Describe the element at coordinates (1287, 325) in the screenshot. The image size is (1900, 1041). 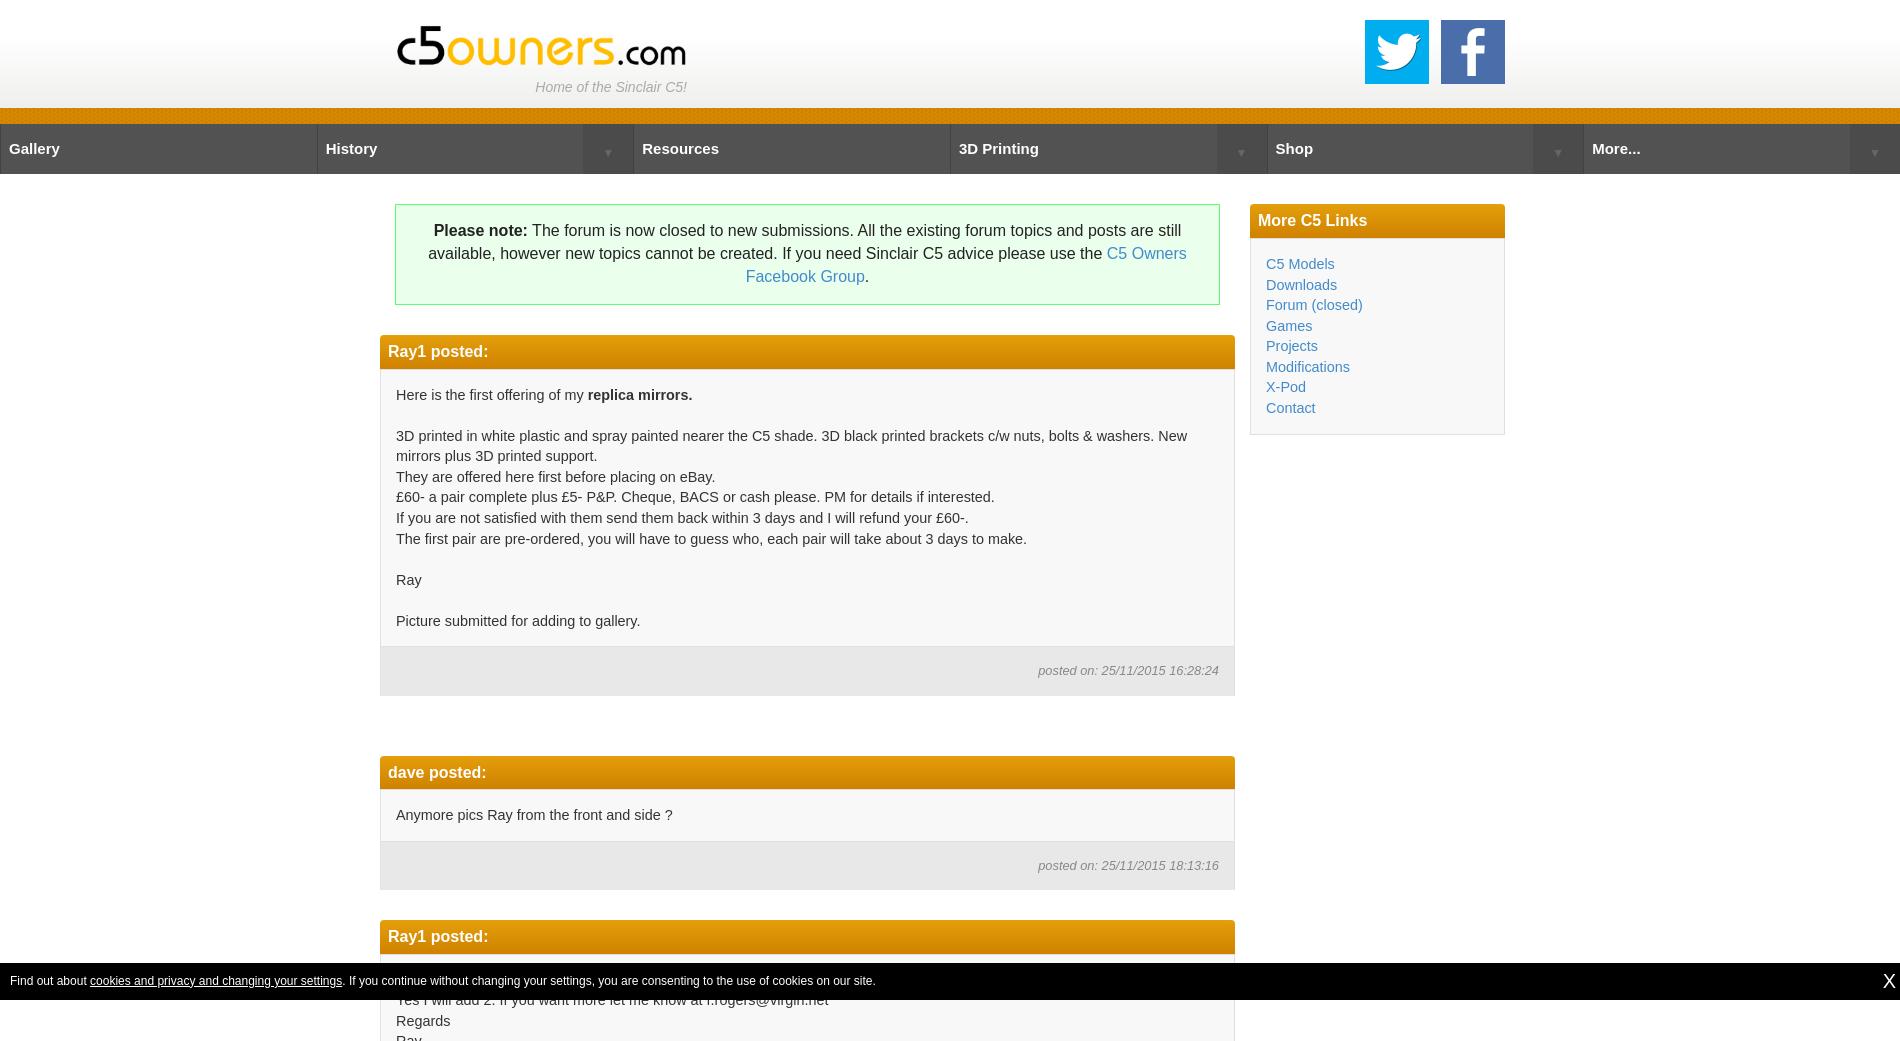
I see `'Games'` at that location.